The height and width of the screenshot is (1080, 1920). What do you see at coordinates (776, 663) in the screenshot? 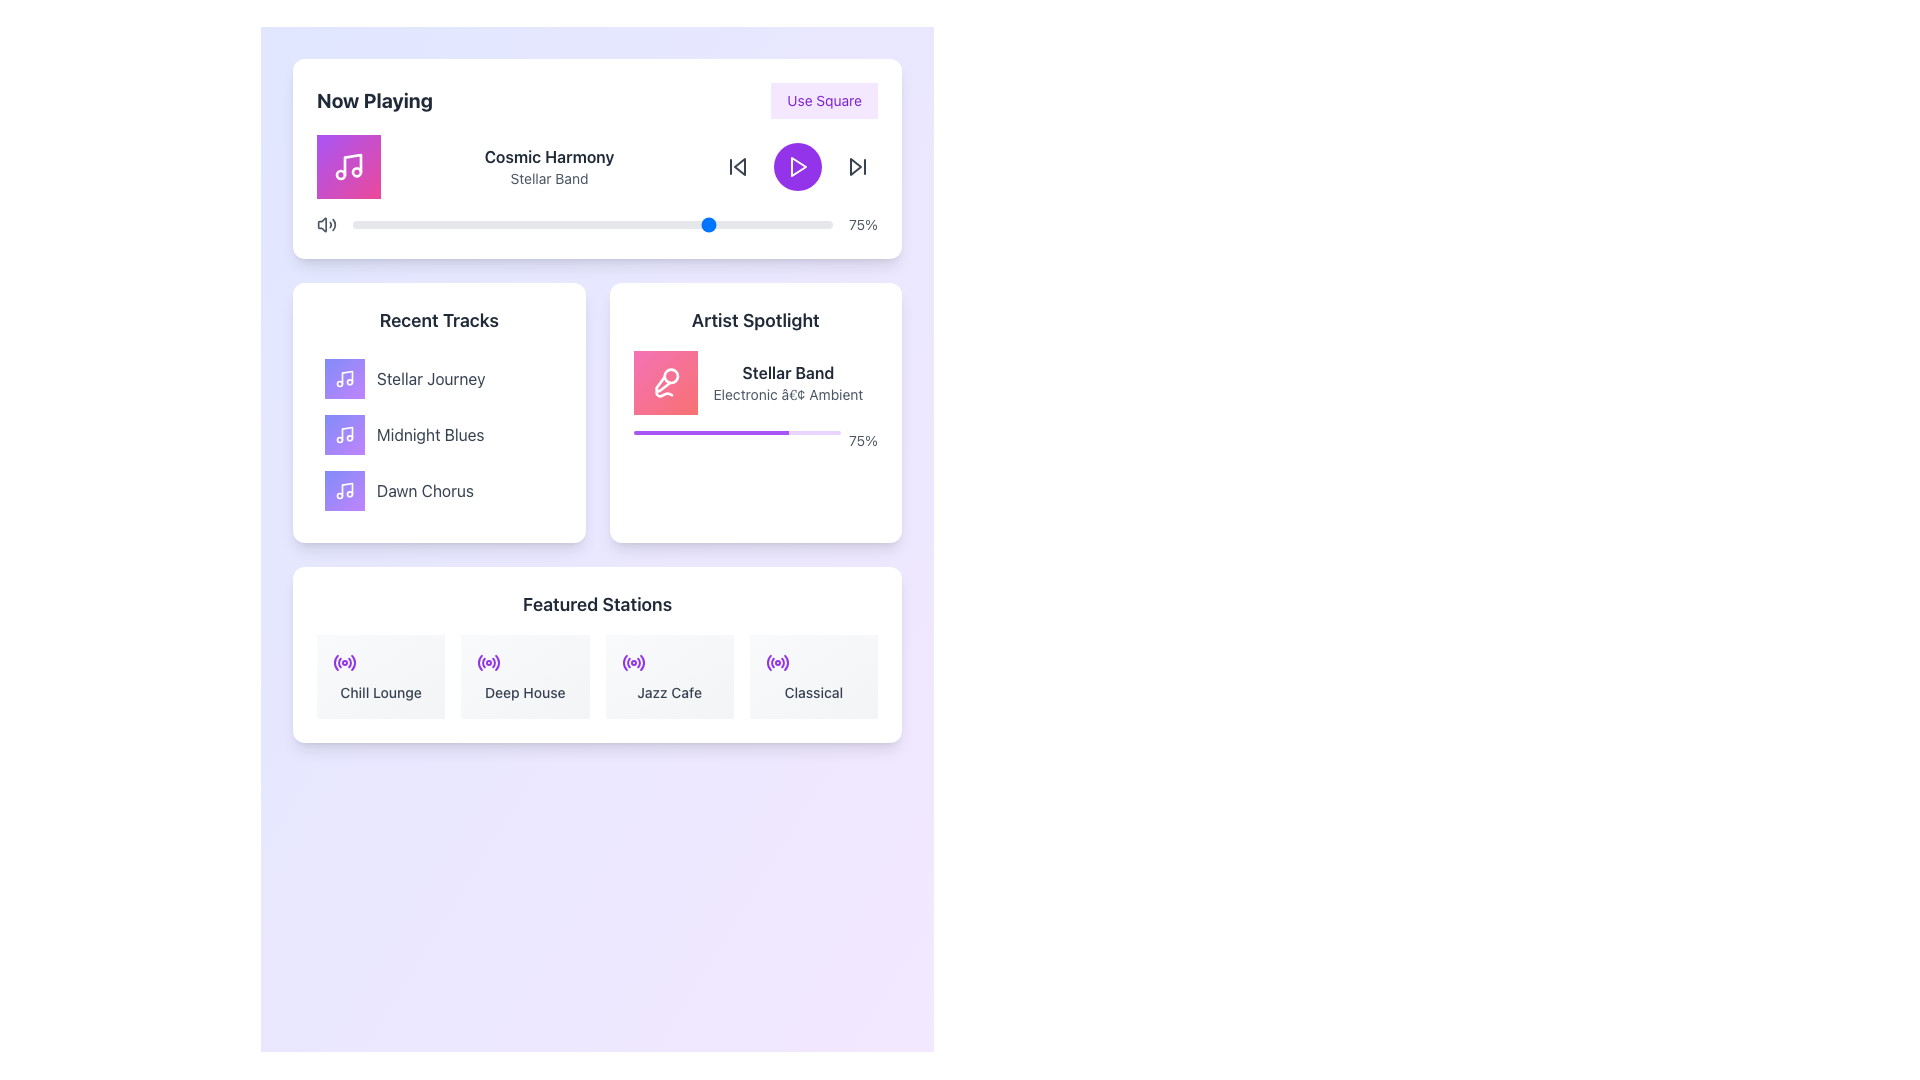
I see `the fourth and rightmost icon in the 'Featured Stations' section` at bounding box center [776, 663].